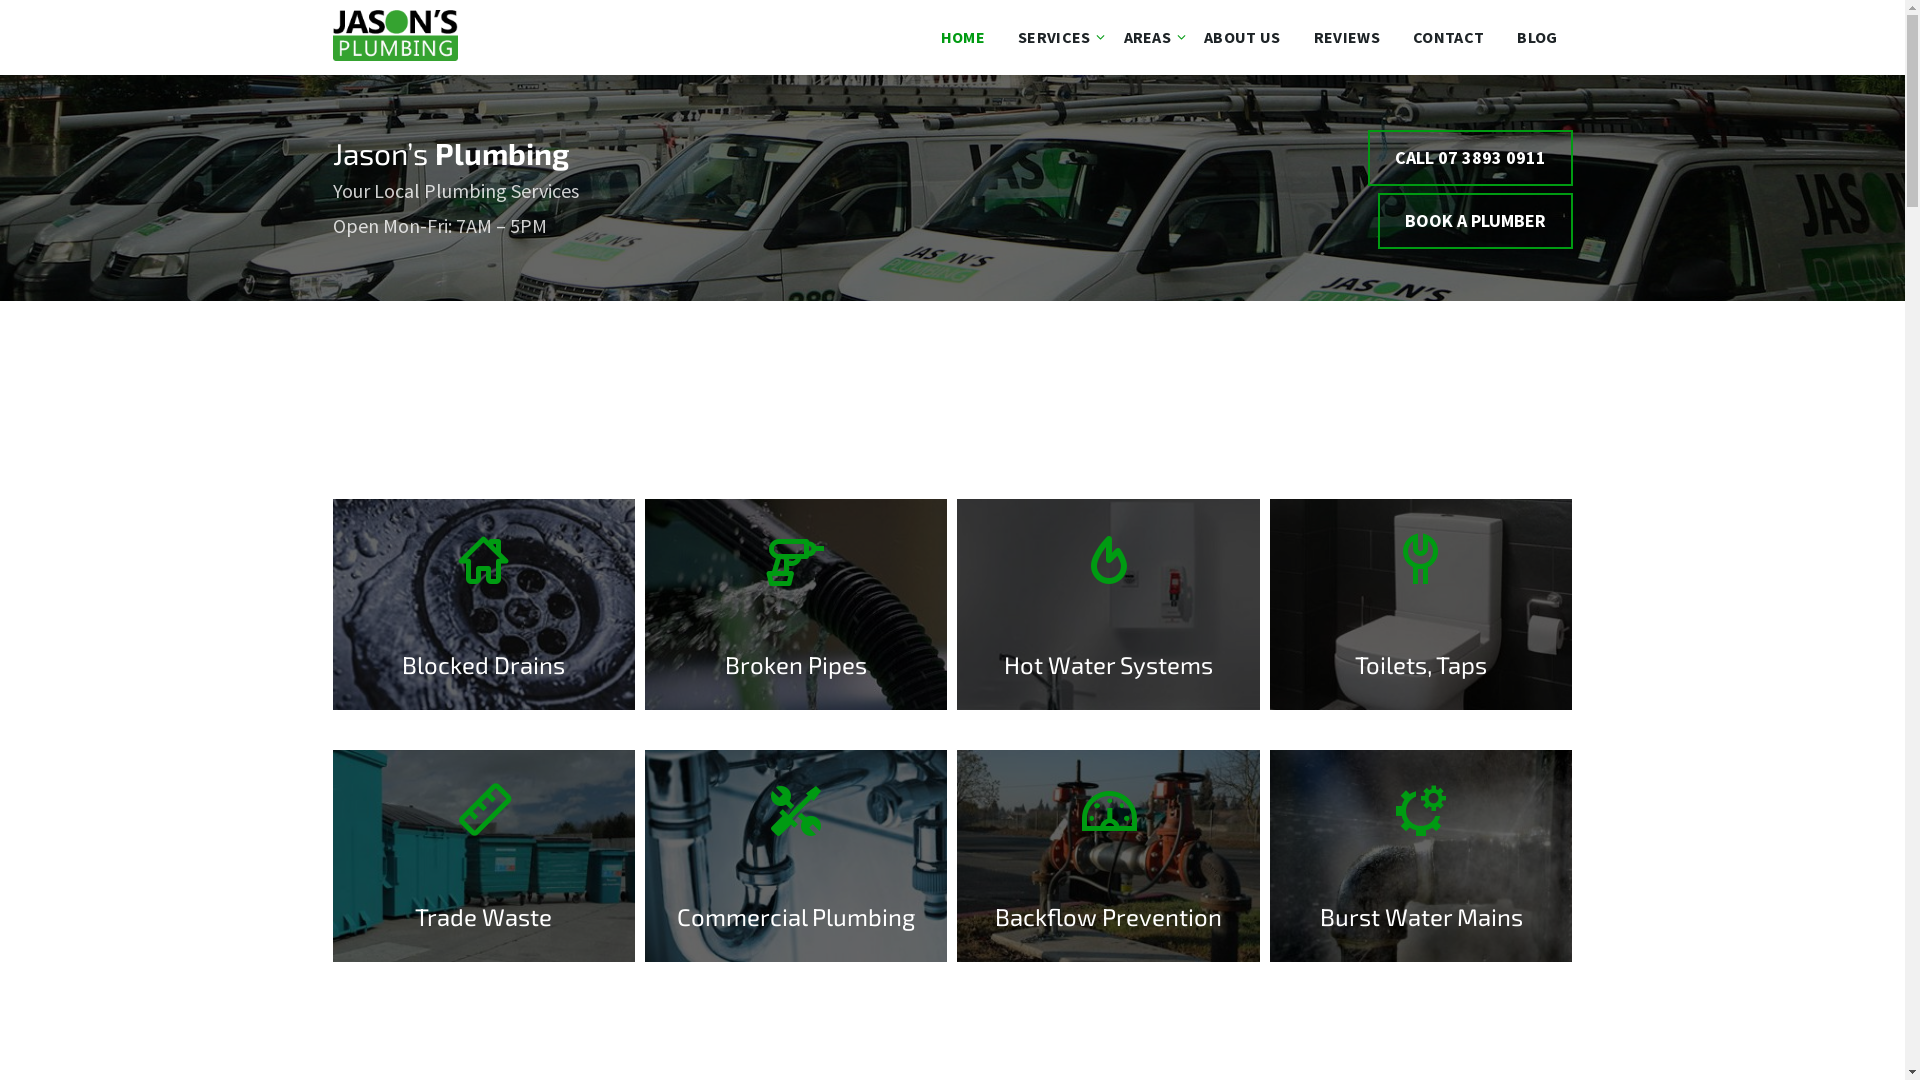 The width and height of the screenshot is (1920, 1080). What do you see at coordinates (1053, 37) in the screenshot?
I see `'SERVICES'` at bounding box center [1053, 37].